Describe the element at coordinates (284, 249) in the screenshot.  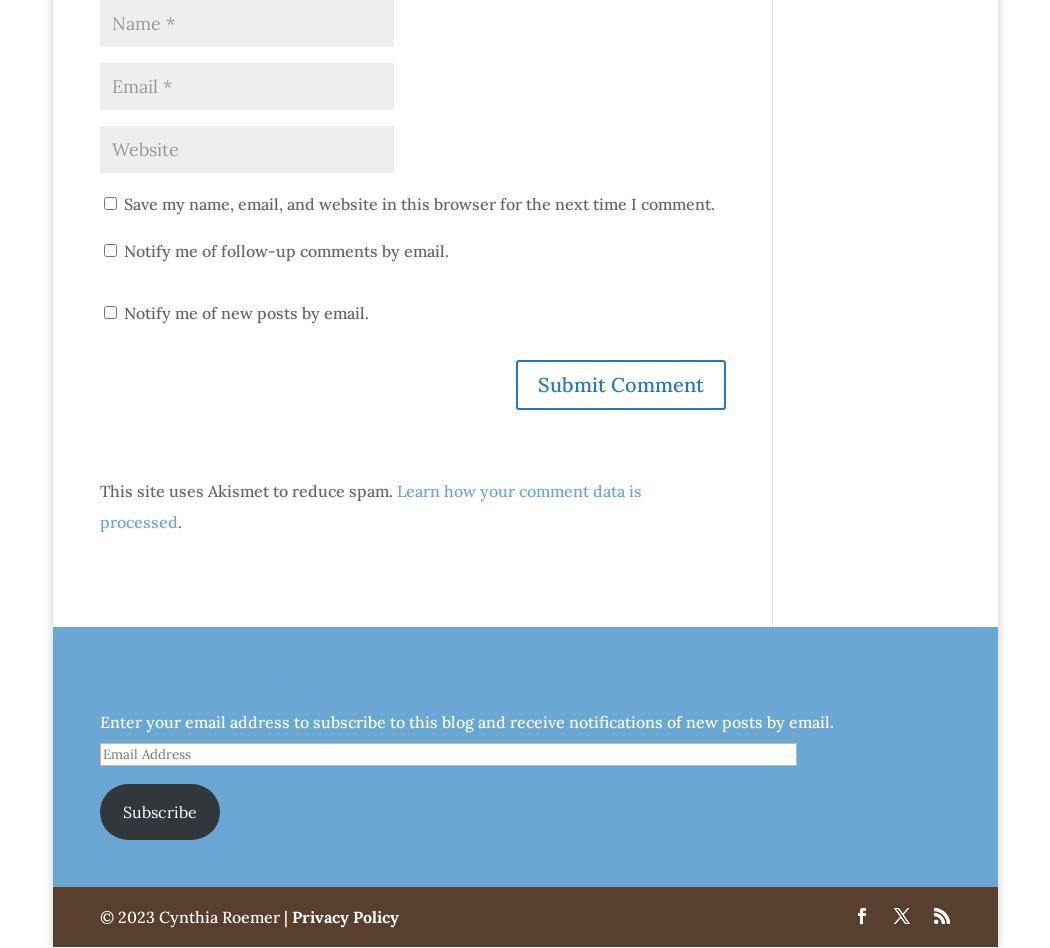
I see `'Notify me of follow-up comments by email.'` at that location.